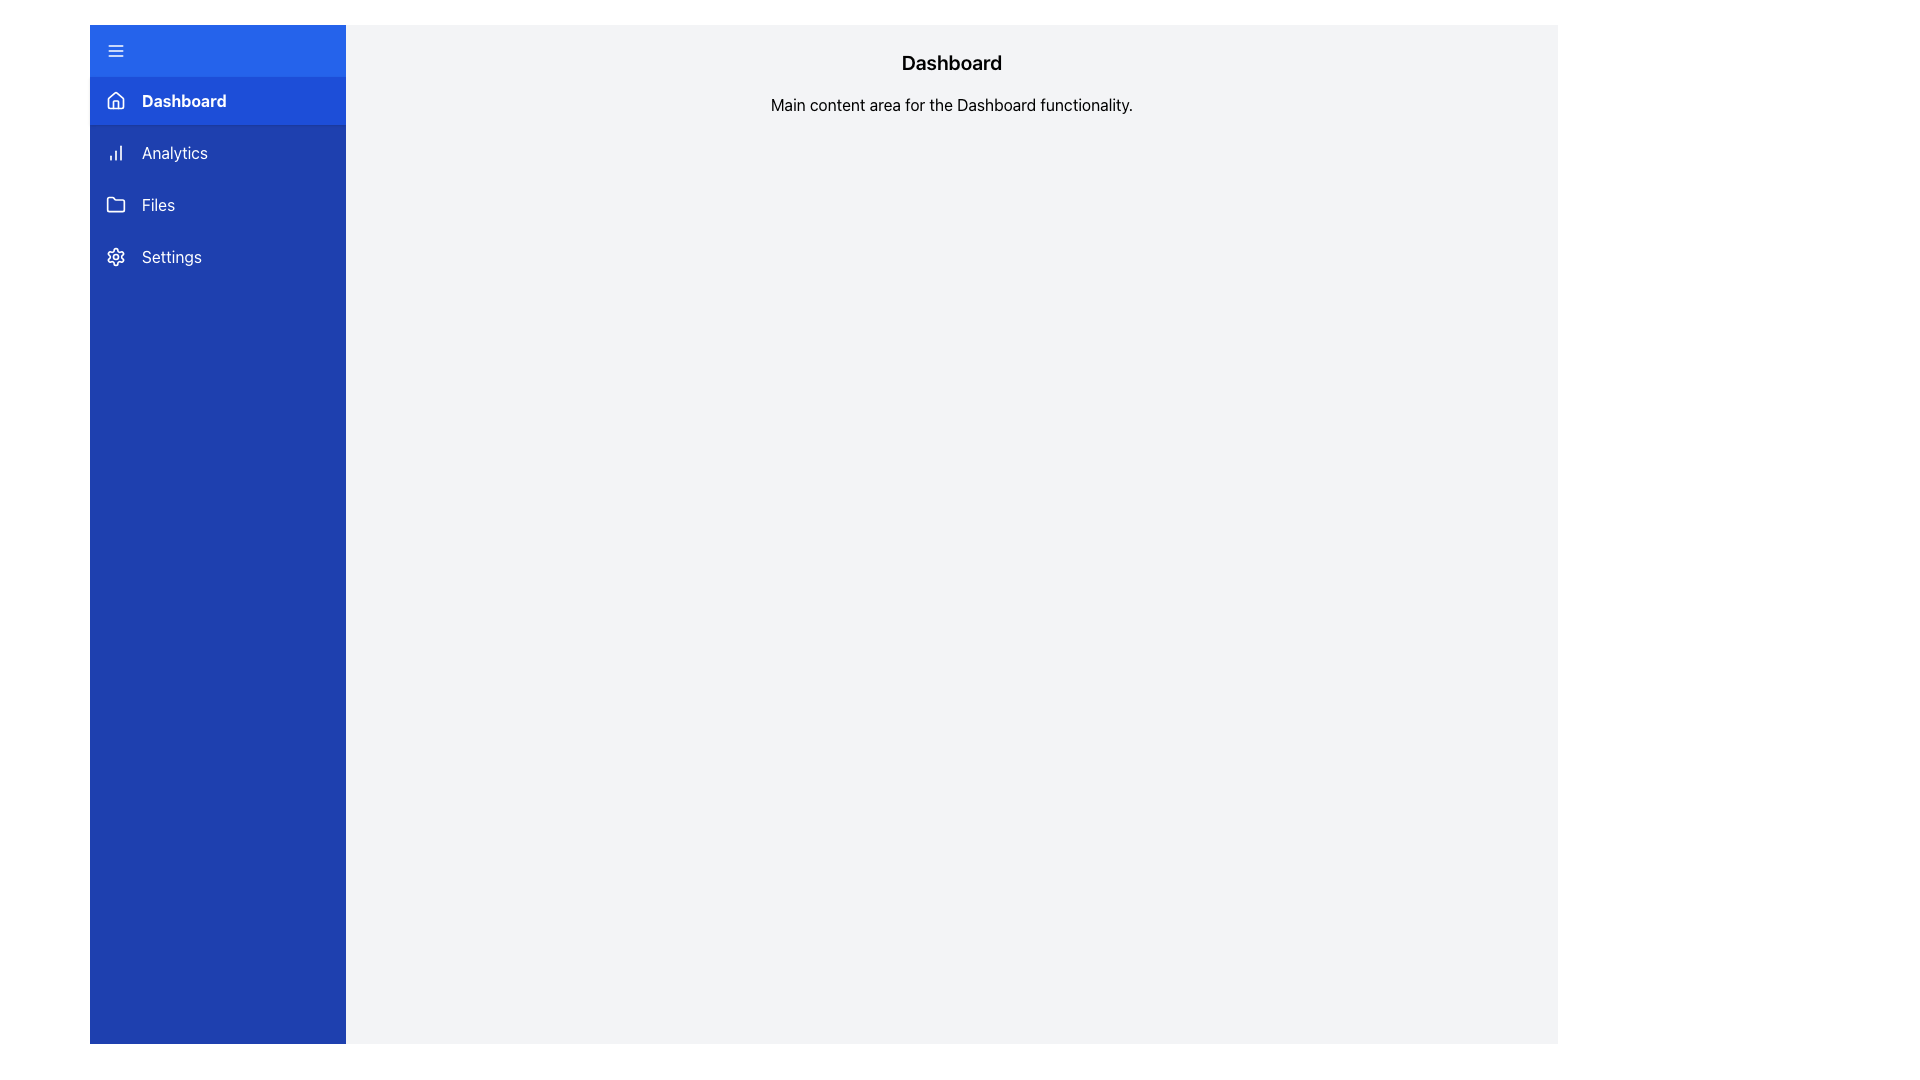  What do you see at coordinates (114, 204) in the screenshot?
I see `the blue folder icon in the left navigation panel, located next to the 'Files' text link` at bounding box center [114, 204].